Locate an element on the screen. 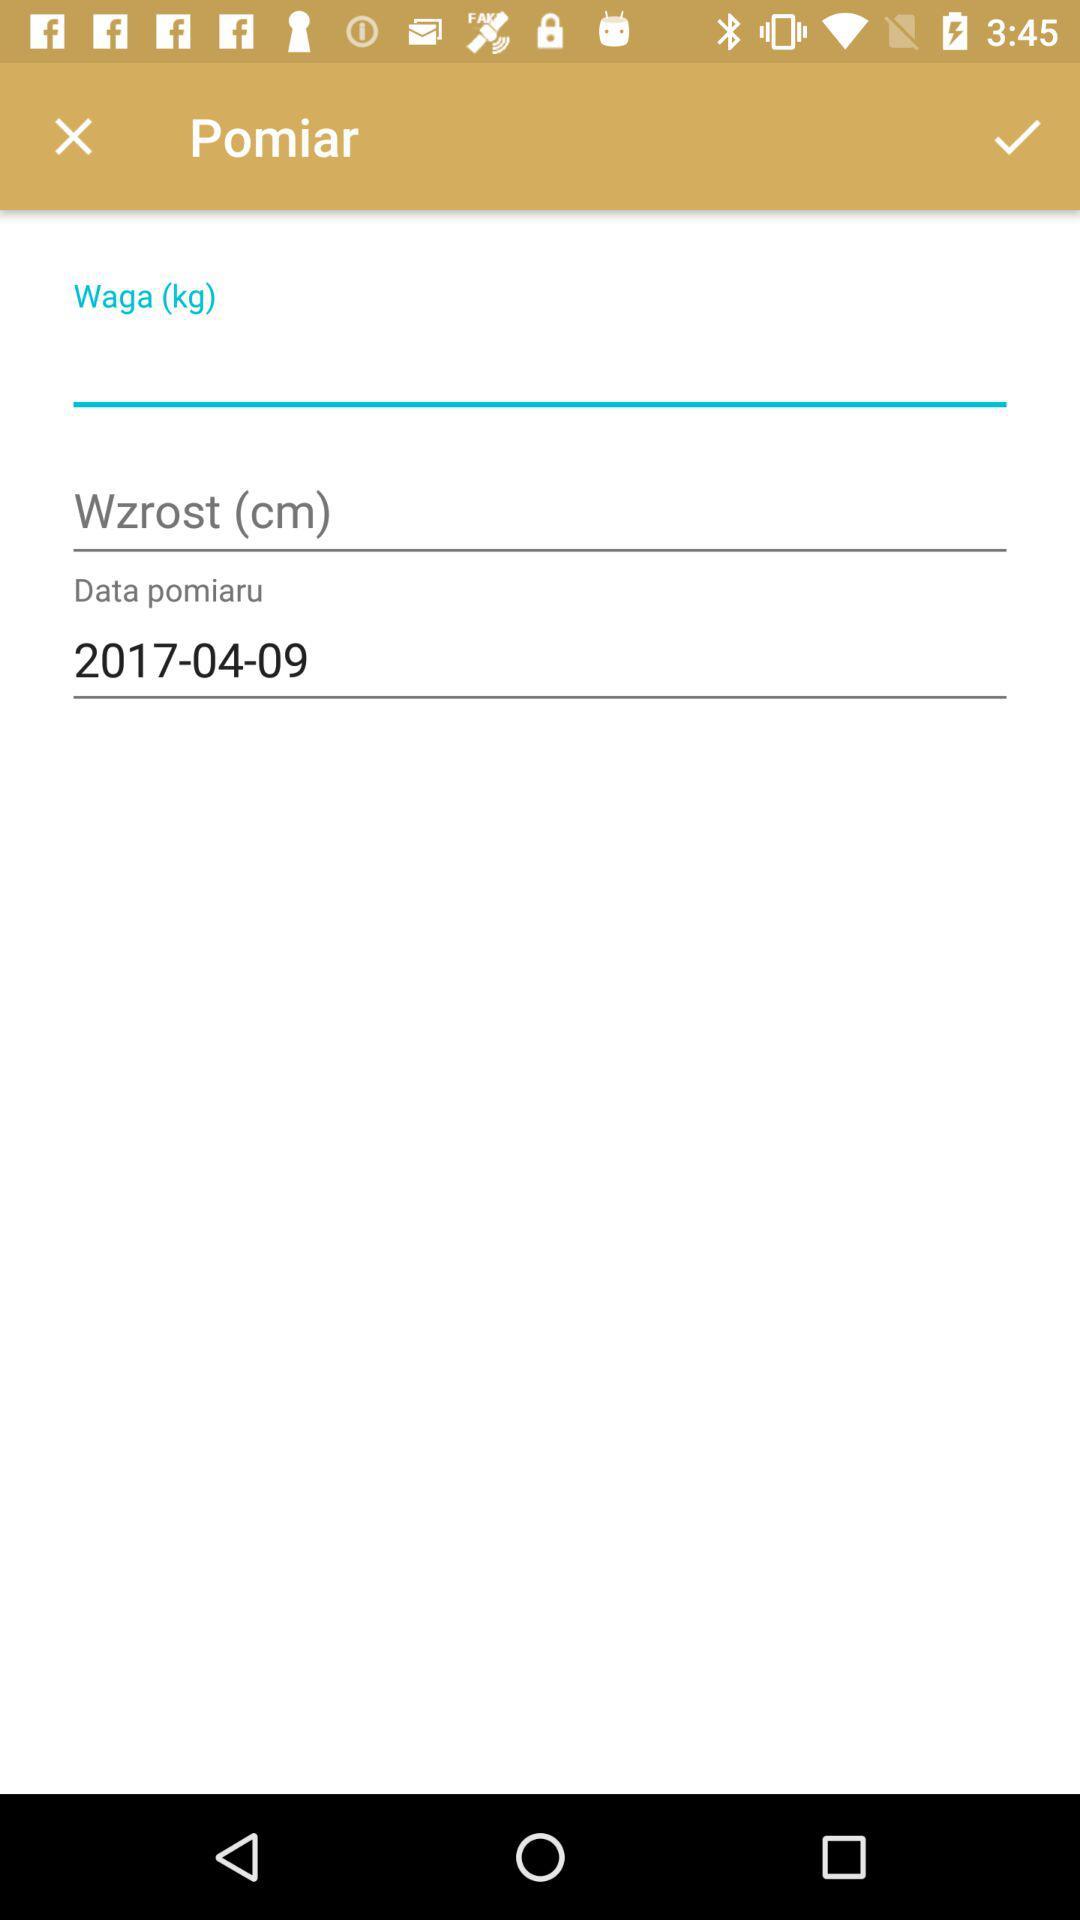 Image resolution: width=1080 pixels, height=1920 pixels. change weight is located at coordinates (540, 365).